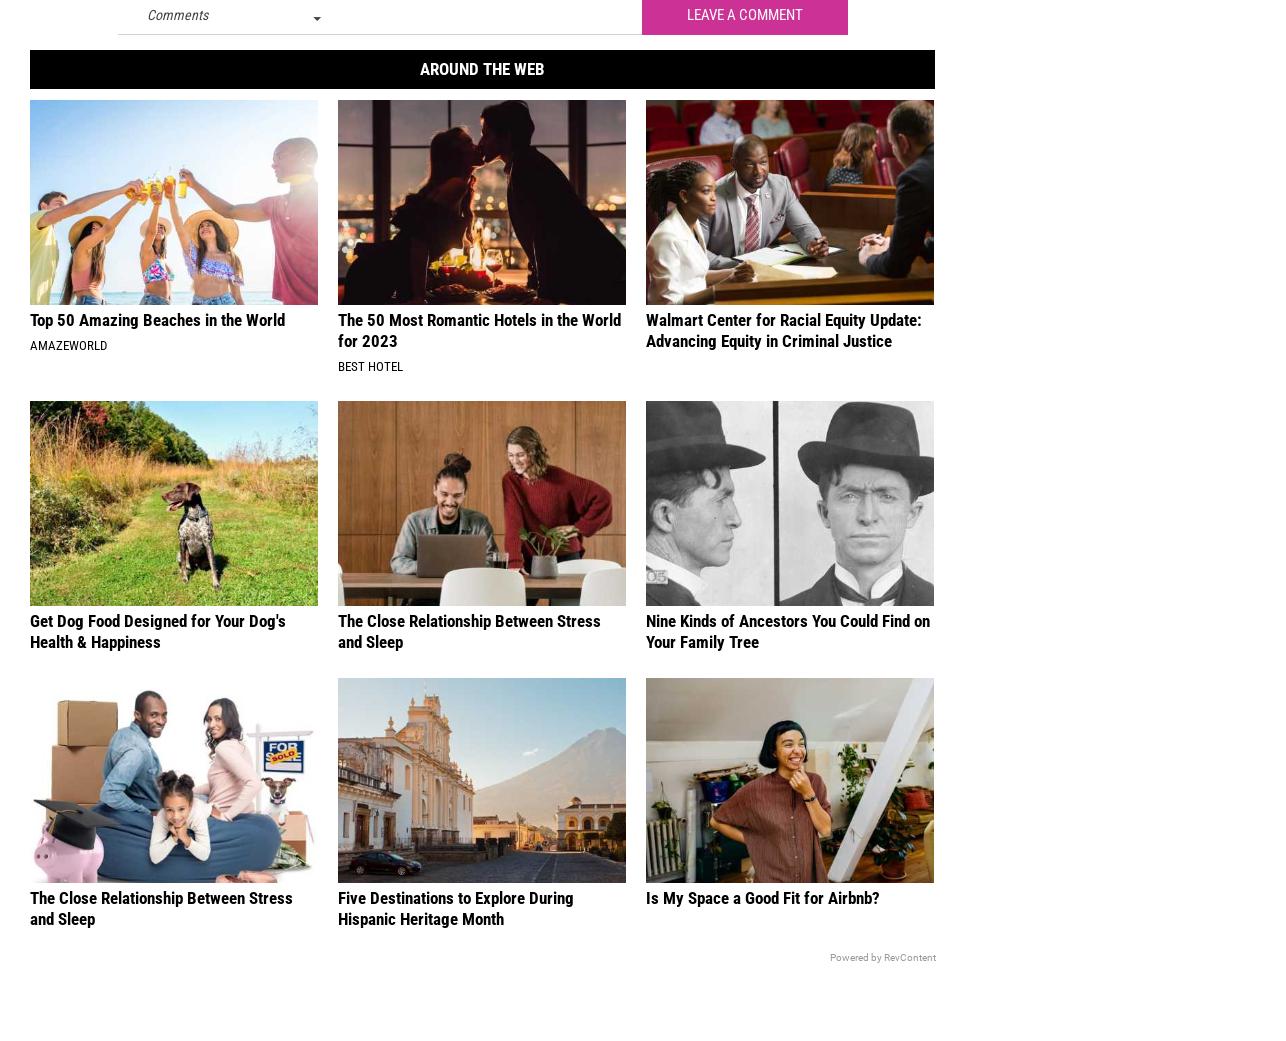 The image size is (1286, 1041). Describe the element at coordinates (455, 921) in the screenshot. I see `'Five Destinations to Explore During Hispanic Heritage Month'` at that location.